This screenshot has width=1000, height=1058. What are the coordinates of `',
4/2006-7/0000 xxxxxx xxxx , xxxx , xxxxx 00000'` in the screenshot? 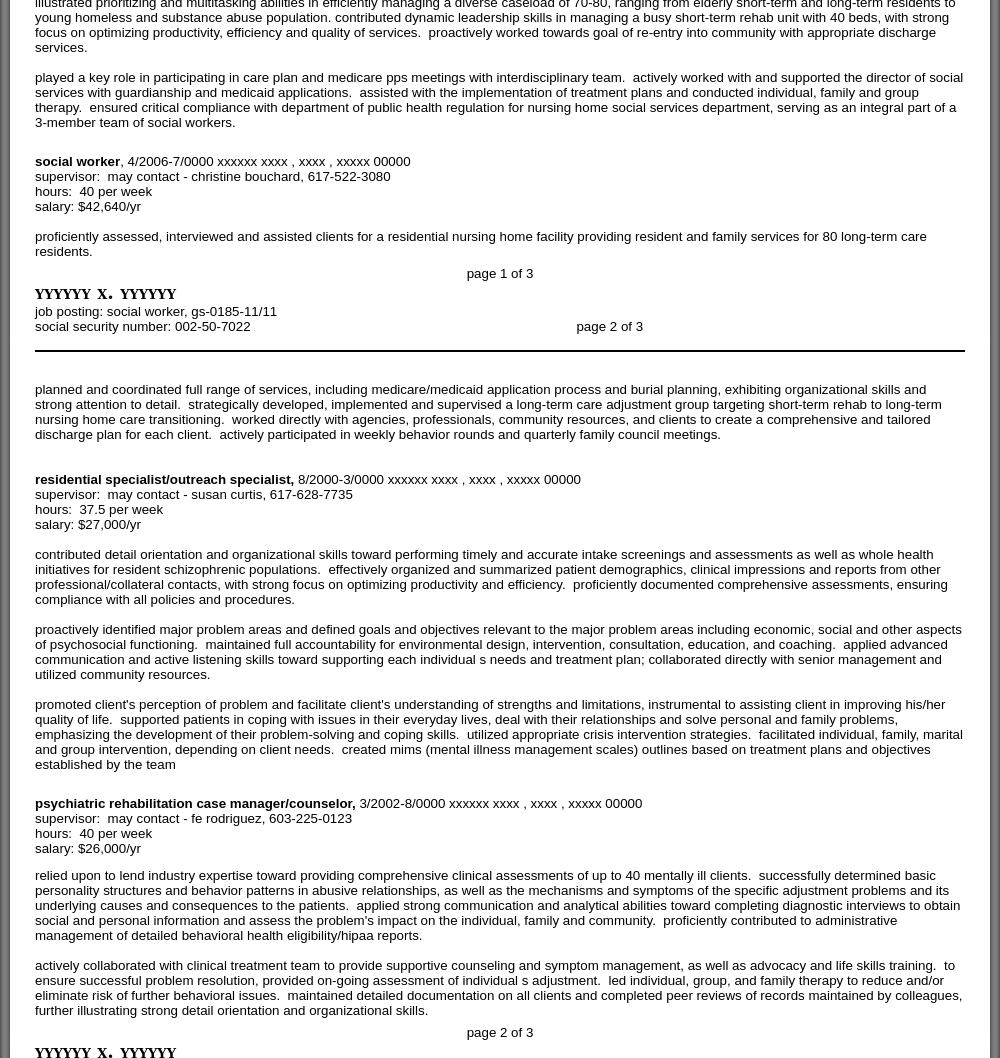 It's located at (265, 159).